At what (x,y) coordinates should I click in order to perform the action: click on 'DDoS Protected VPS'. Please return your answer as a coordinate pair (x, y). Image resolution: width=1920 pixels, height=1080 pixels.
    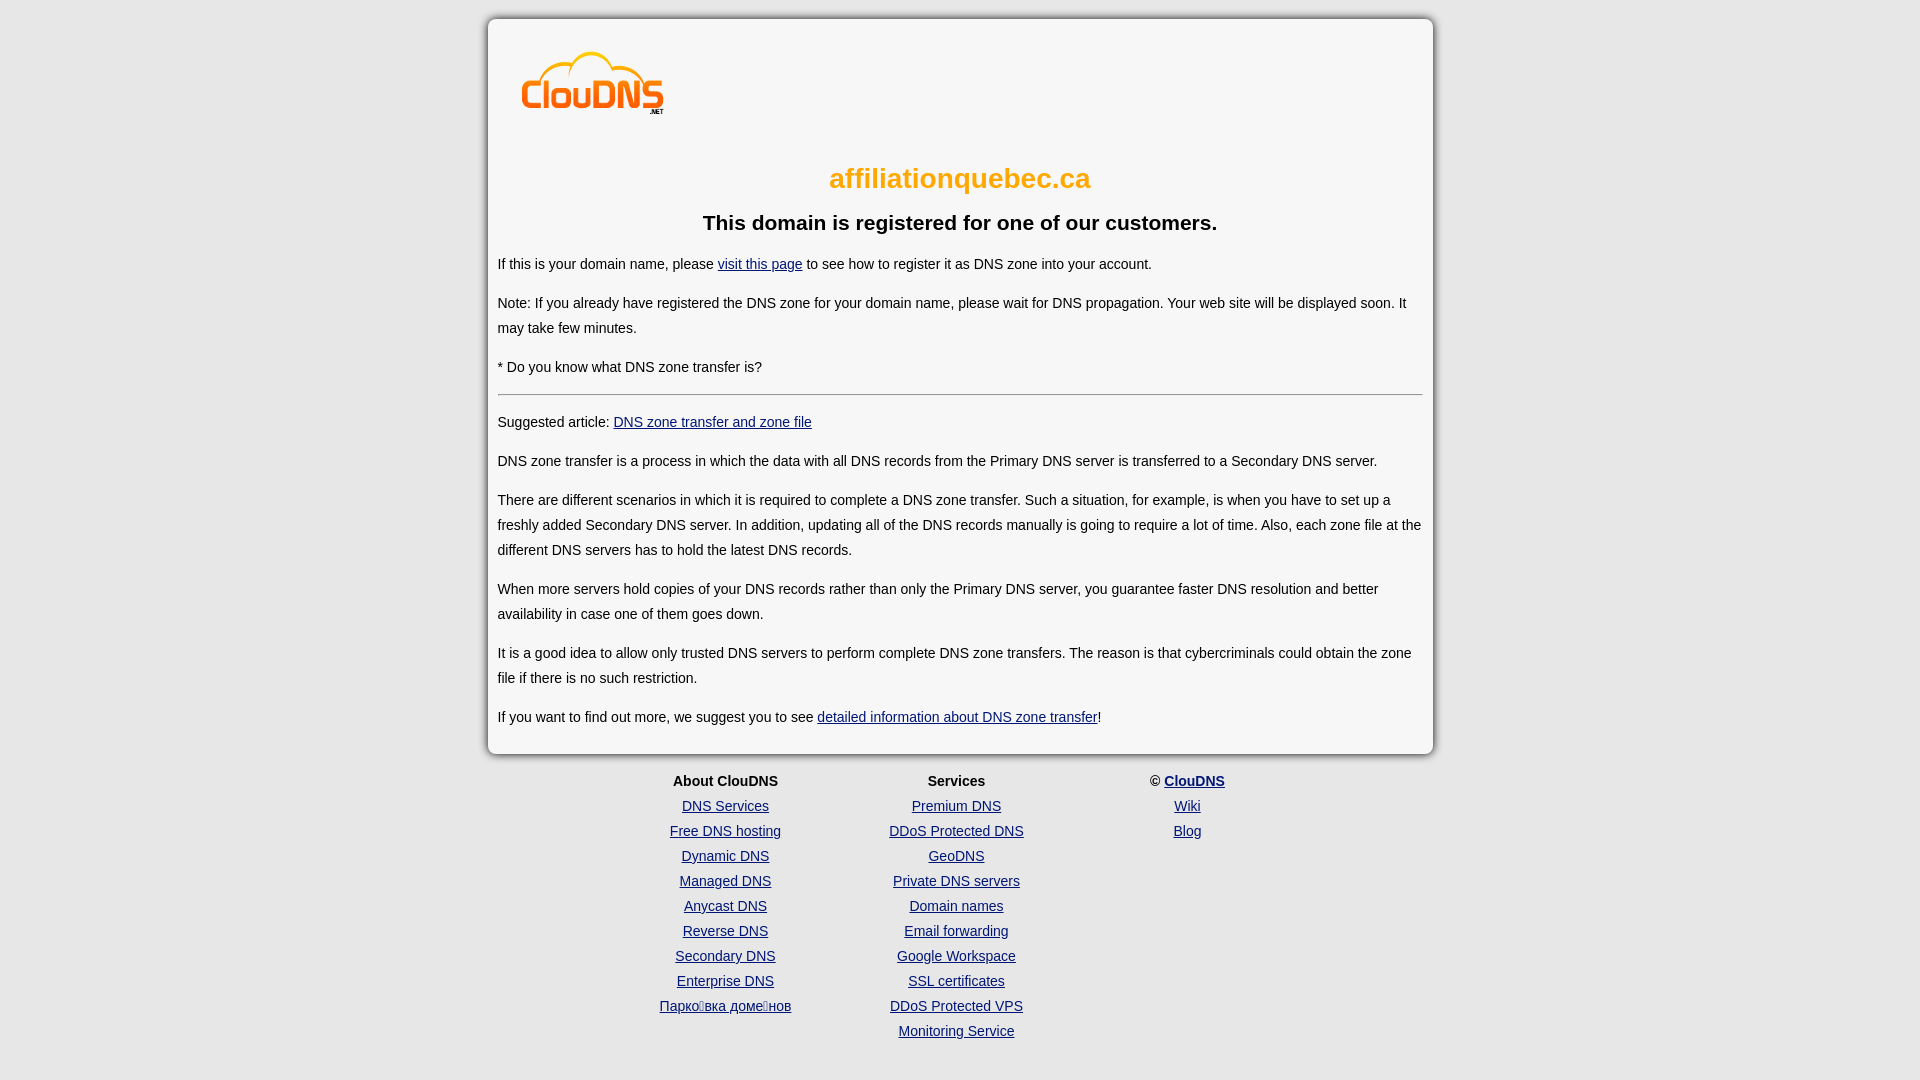
    Looking at the image, I should click on (955, 1006).